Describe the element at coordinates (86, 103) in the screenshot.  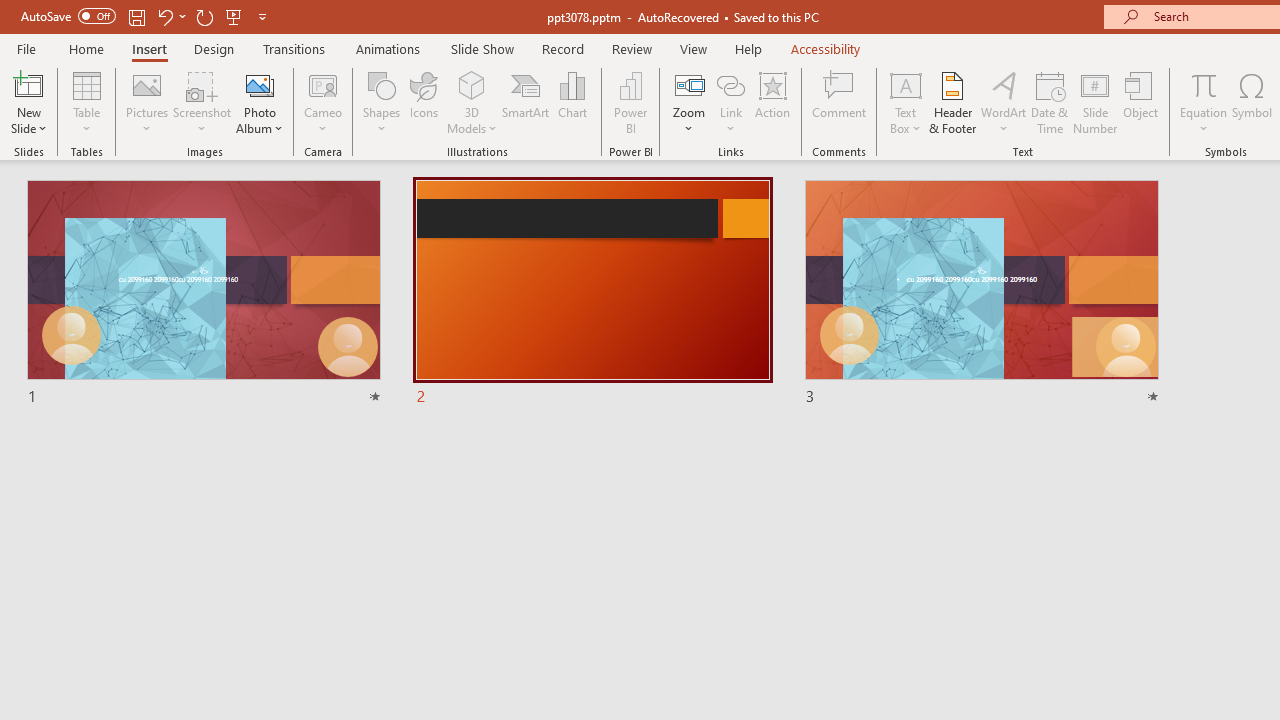
I see `'Table'` at that location.